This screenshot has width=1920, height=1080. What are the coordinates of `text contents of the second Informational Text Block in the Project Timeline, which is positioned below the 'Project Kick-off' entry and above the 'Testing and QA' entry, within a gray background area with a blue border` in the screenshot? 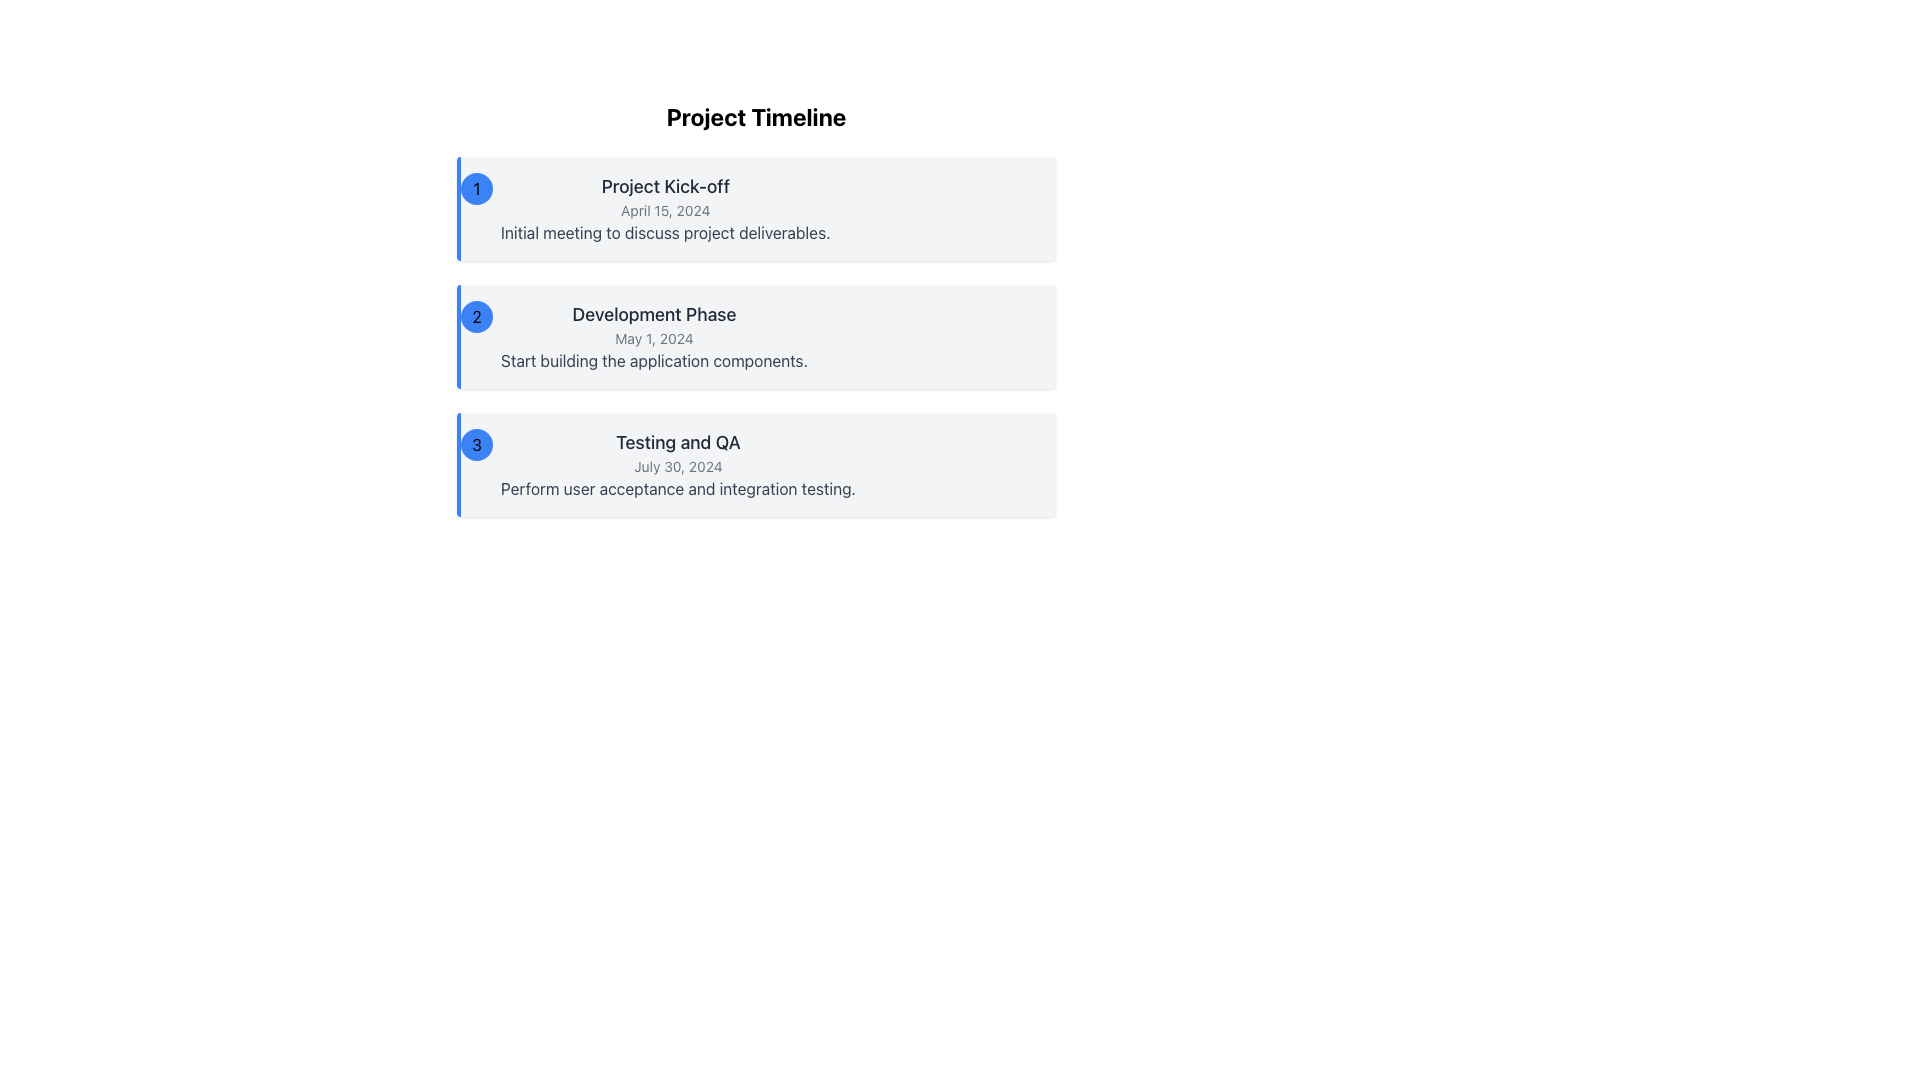 It's located at (654, 335).